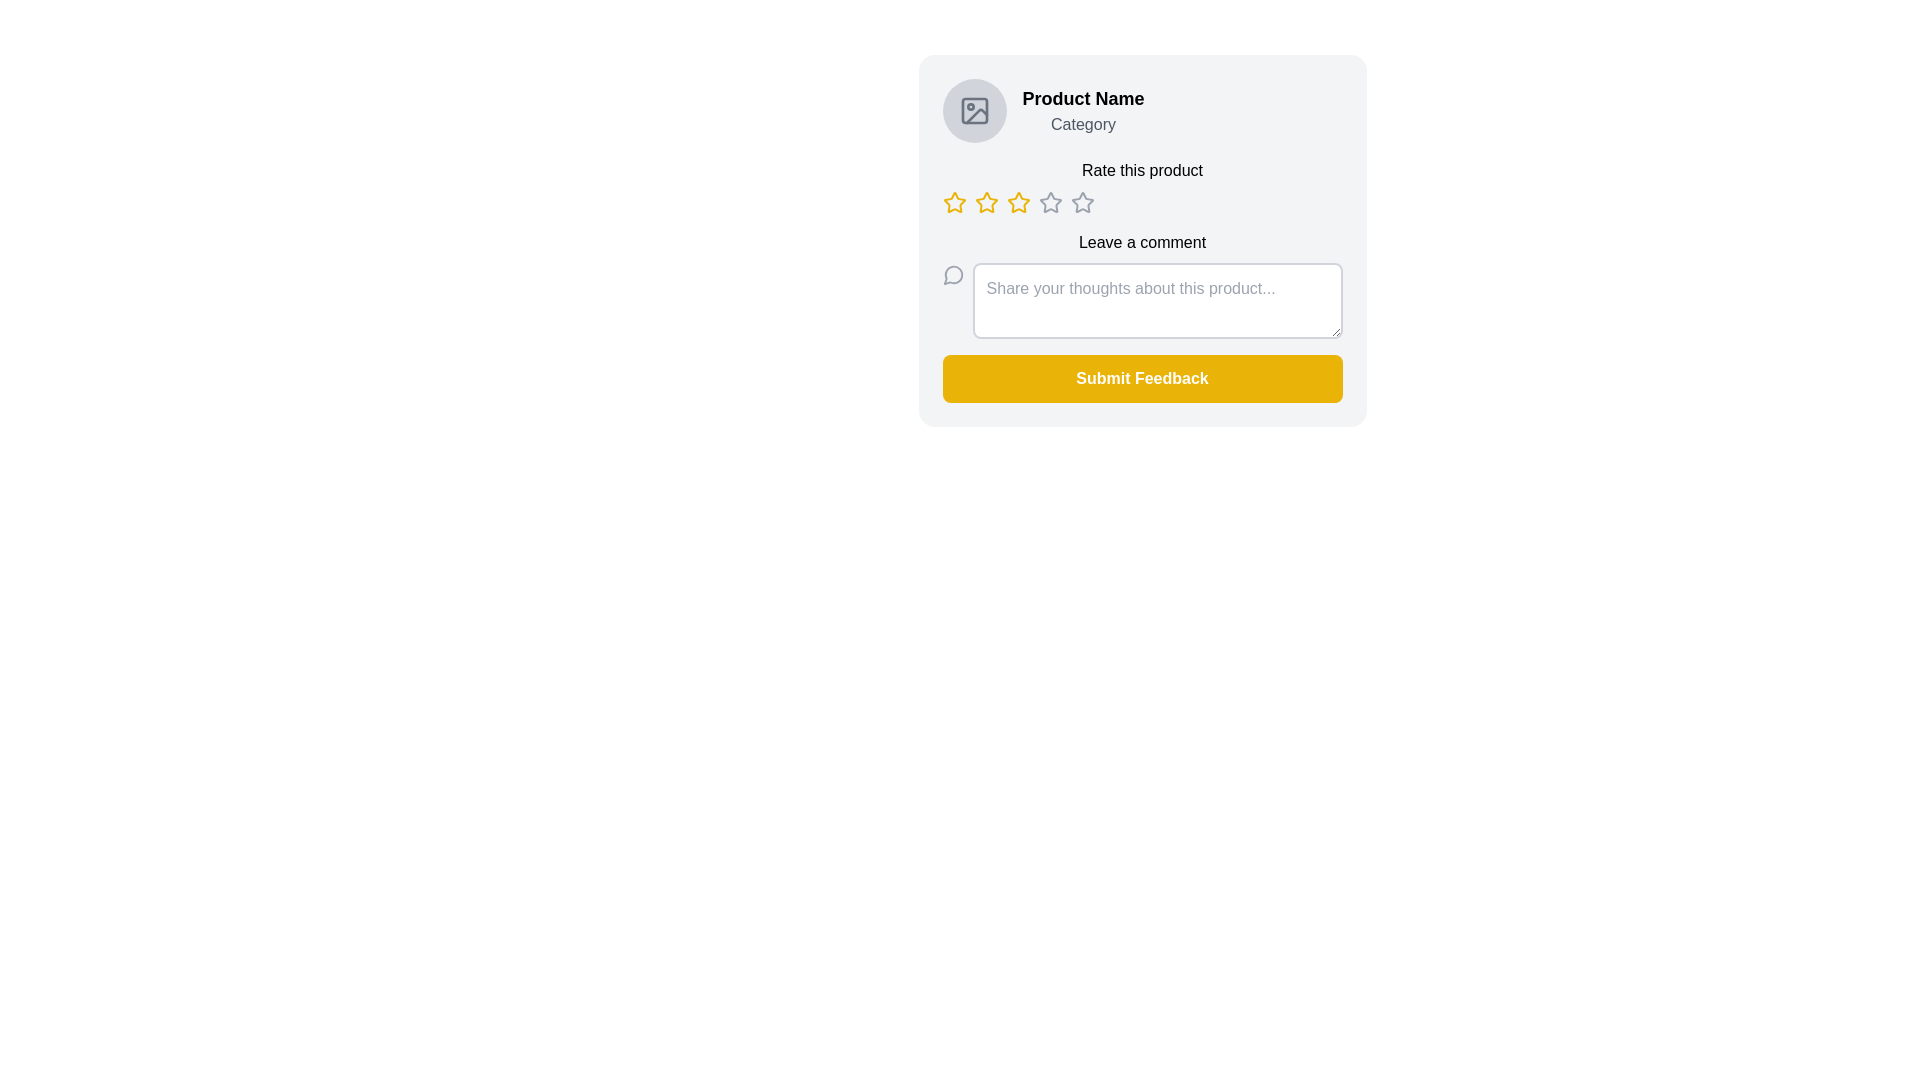 Image resolution: width=1920 pixels, height=1080 pixels. I want to click on the image placeholder element located to the left of the 'Product Name' and 'Category' text block, so click(974, 111).